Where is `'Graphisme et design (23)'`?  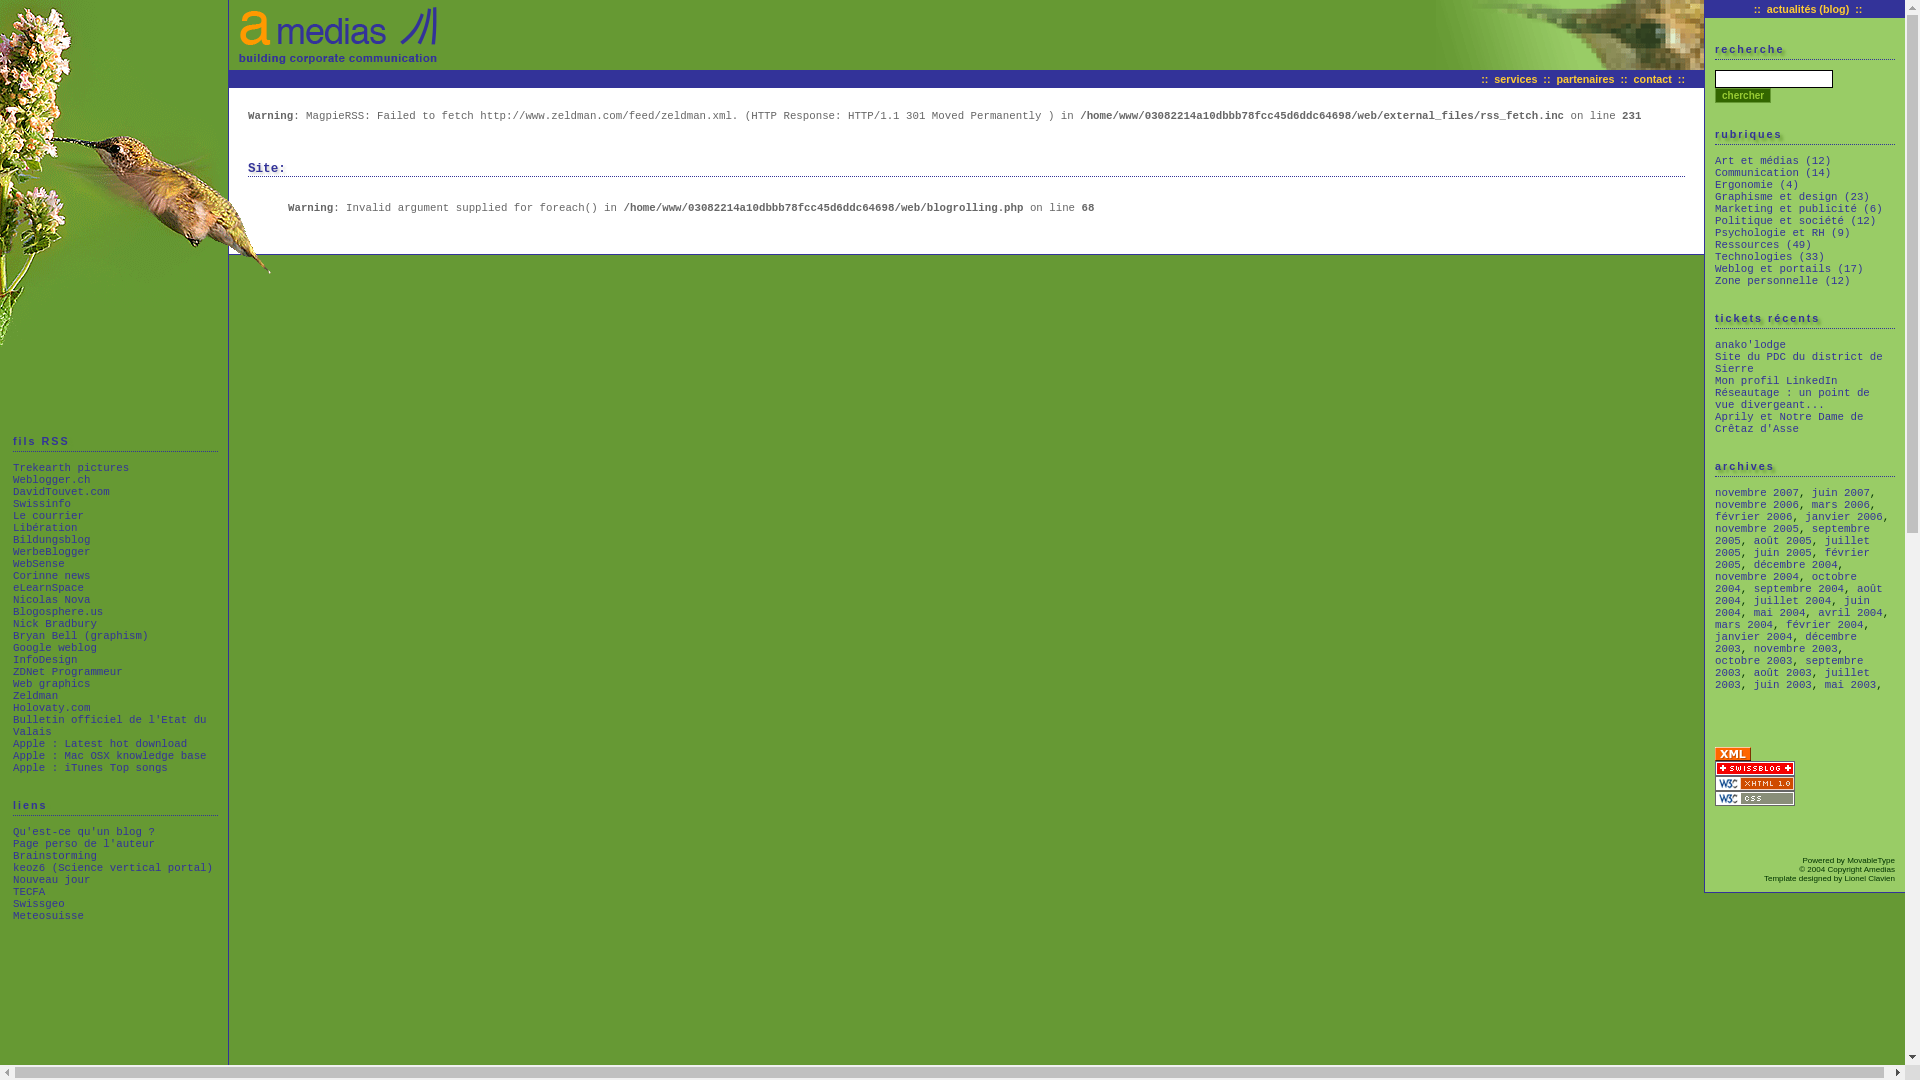
'Graphisme et design (23)' is located at coordinates (1792, 196).